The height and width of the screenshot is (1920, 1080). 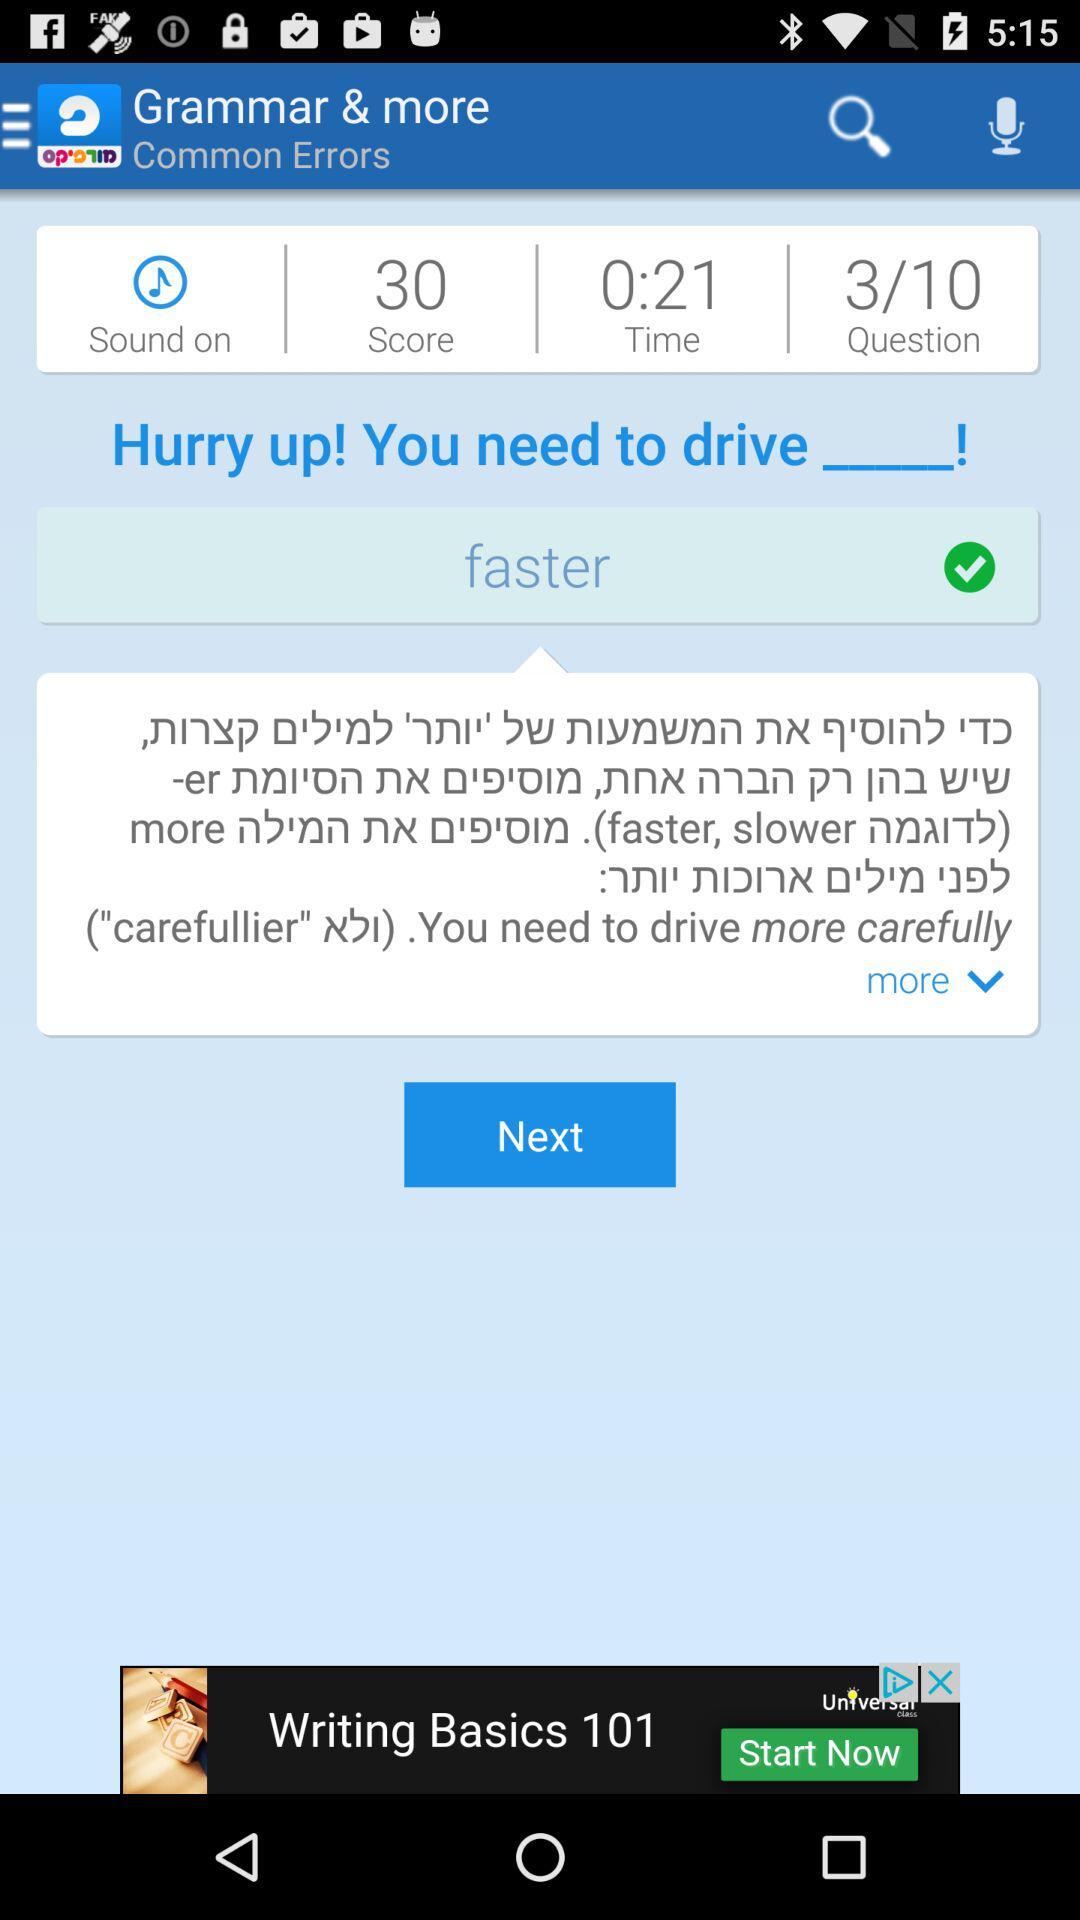 I want to click on advertisement, so click(x=540, y=1727).